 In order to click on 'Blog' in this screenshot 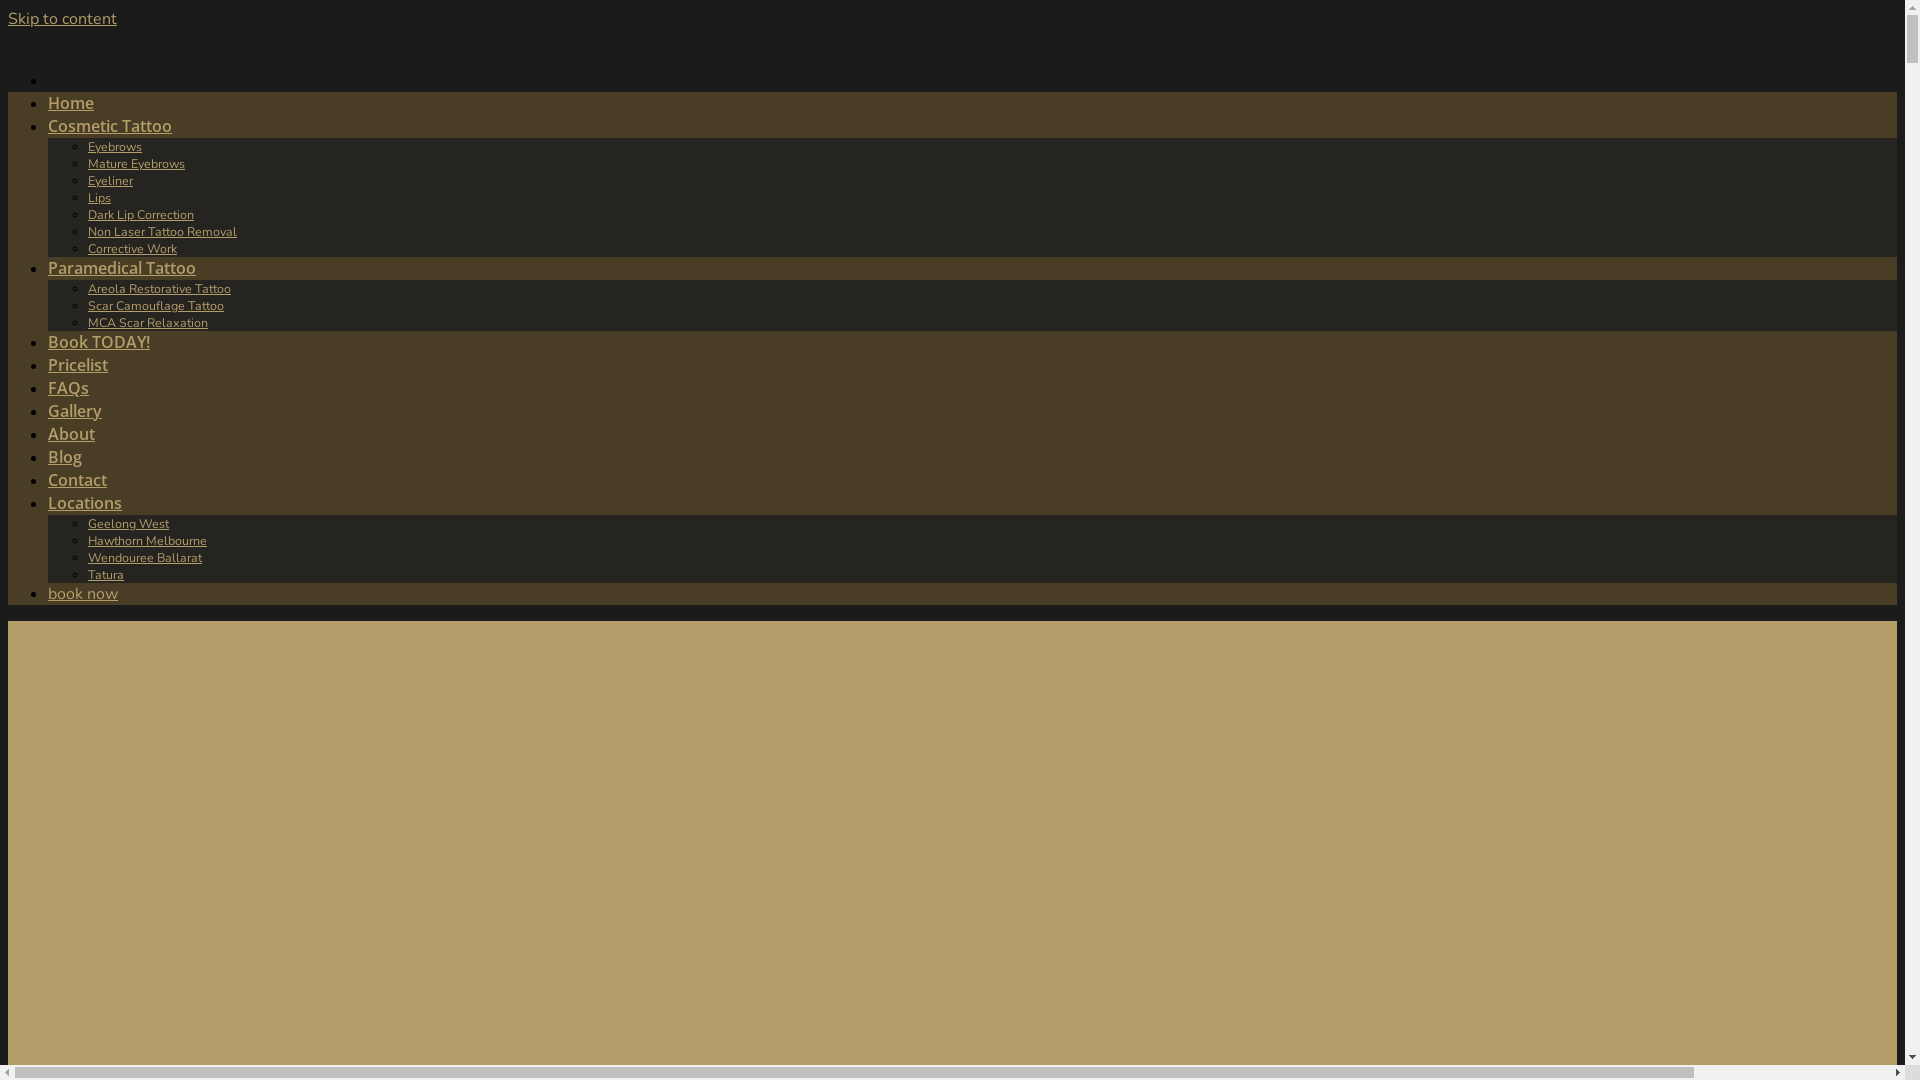, I will do `click(65, 456)`.